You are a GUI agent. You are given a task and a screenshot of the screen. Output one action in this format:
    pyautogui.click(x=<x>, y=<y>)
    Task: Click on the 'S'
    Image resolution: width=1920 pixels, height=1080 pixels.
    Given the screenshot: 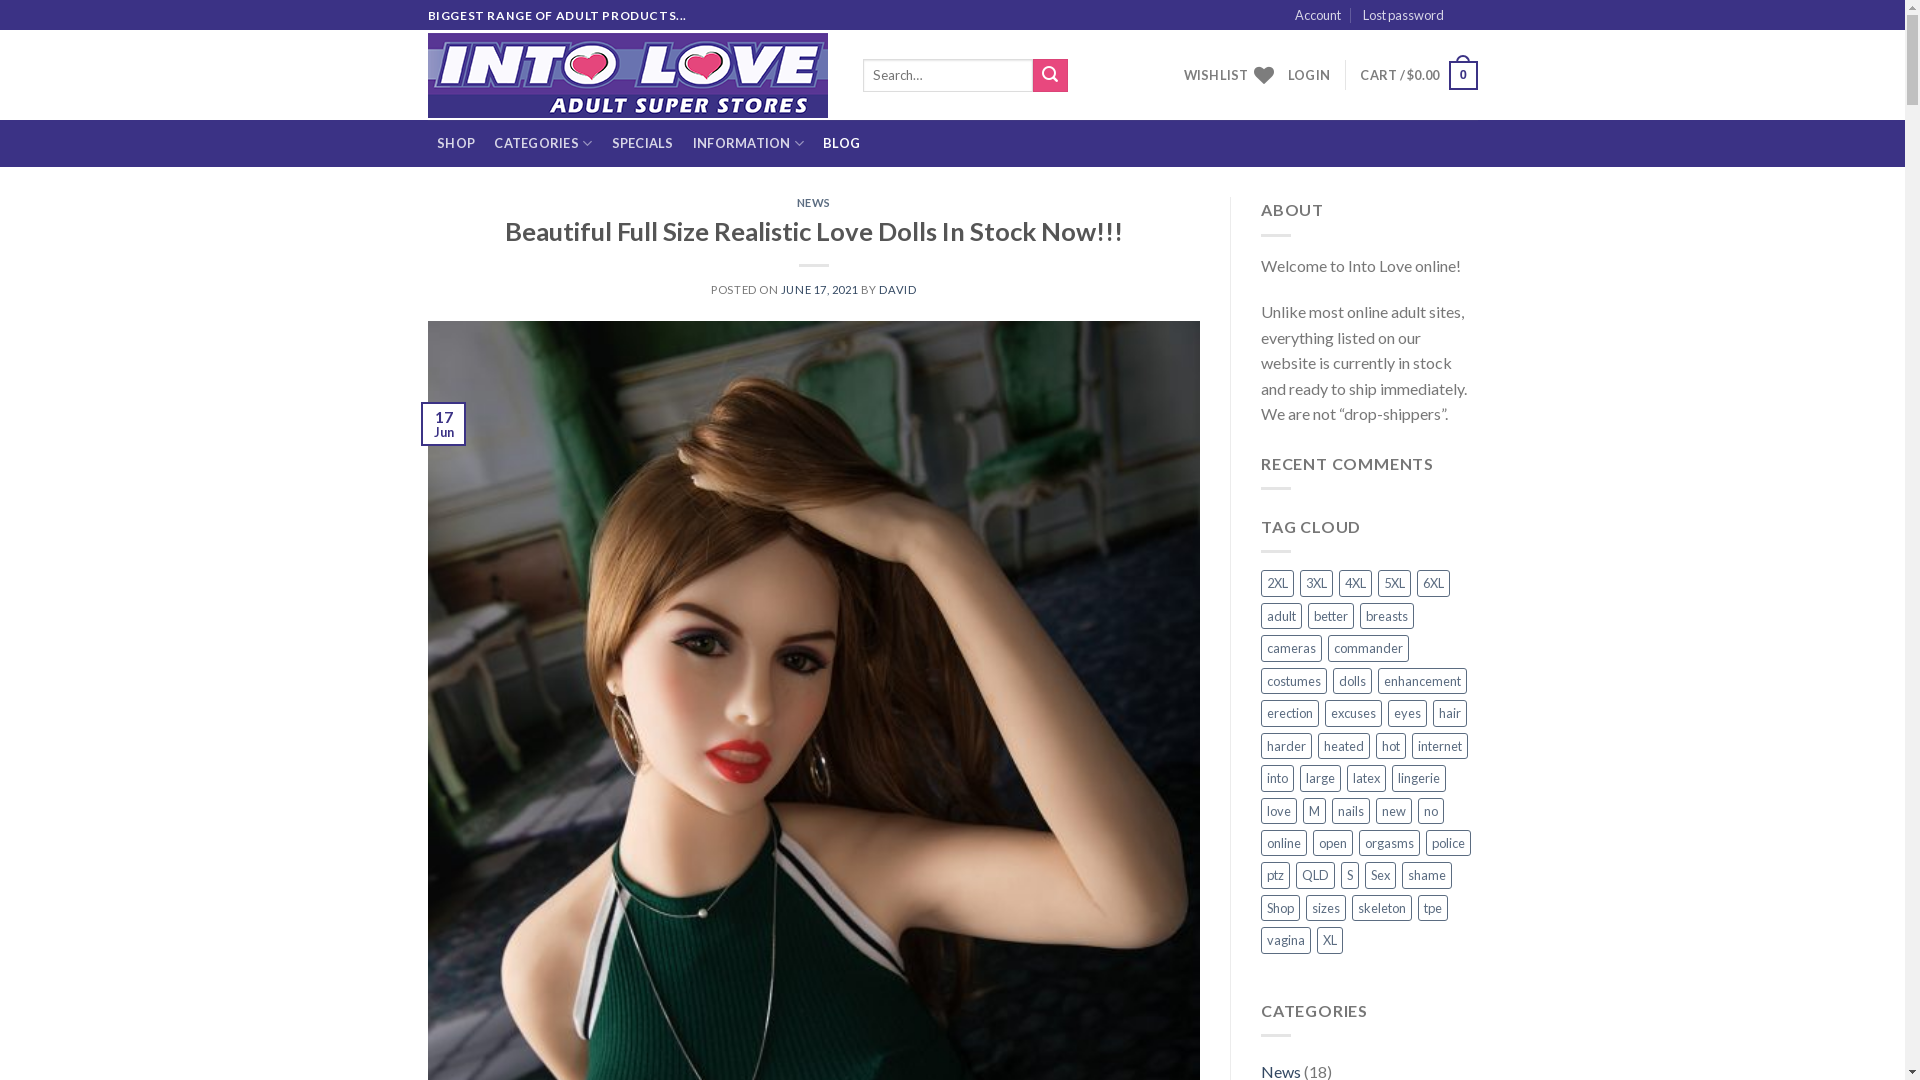 What is the action you would take?
    pyautogui.click(x=1349, y=874)
    